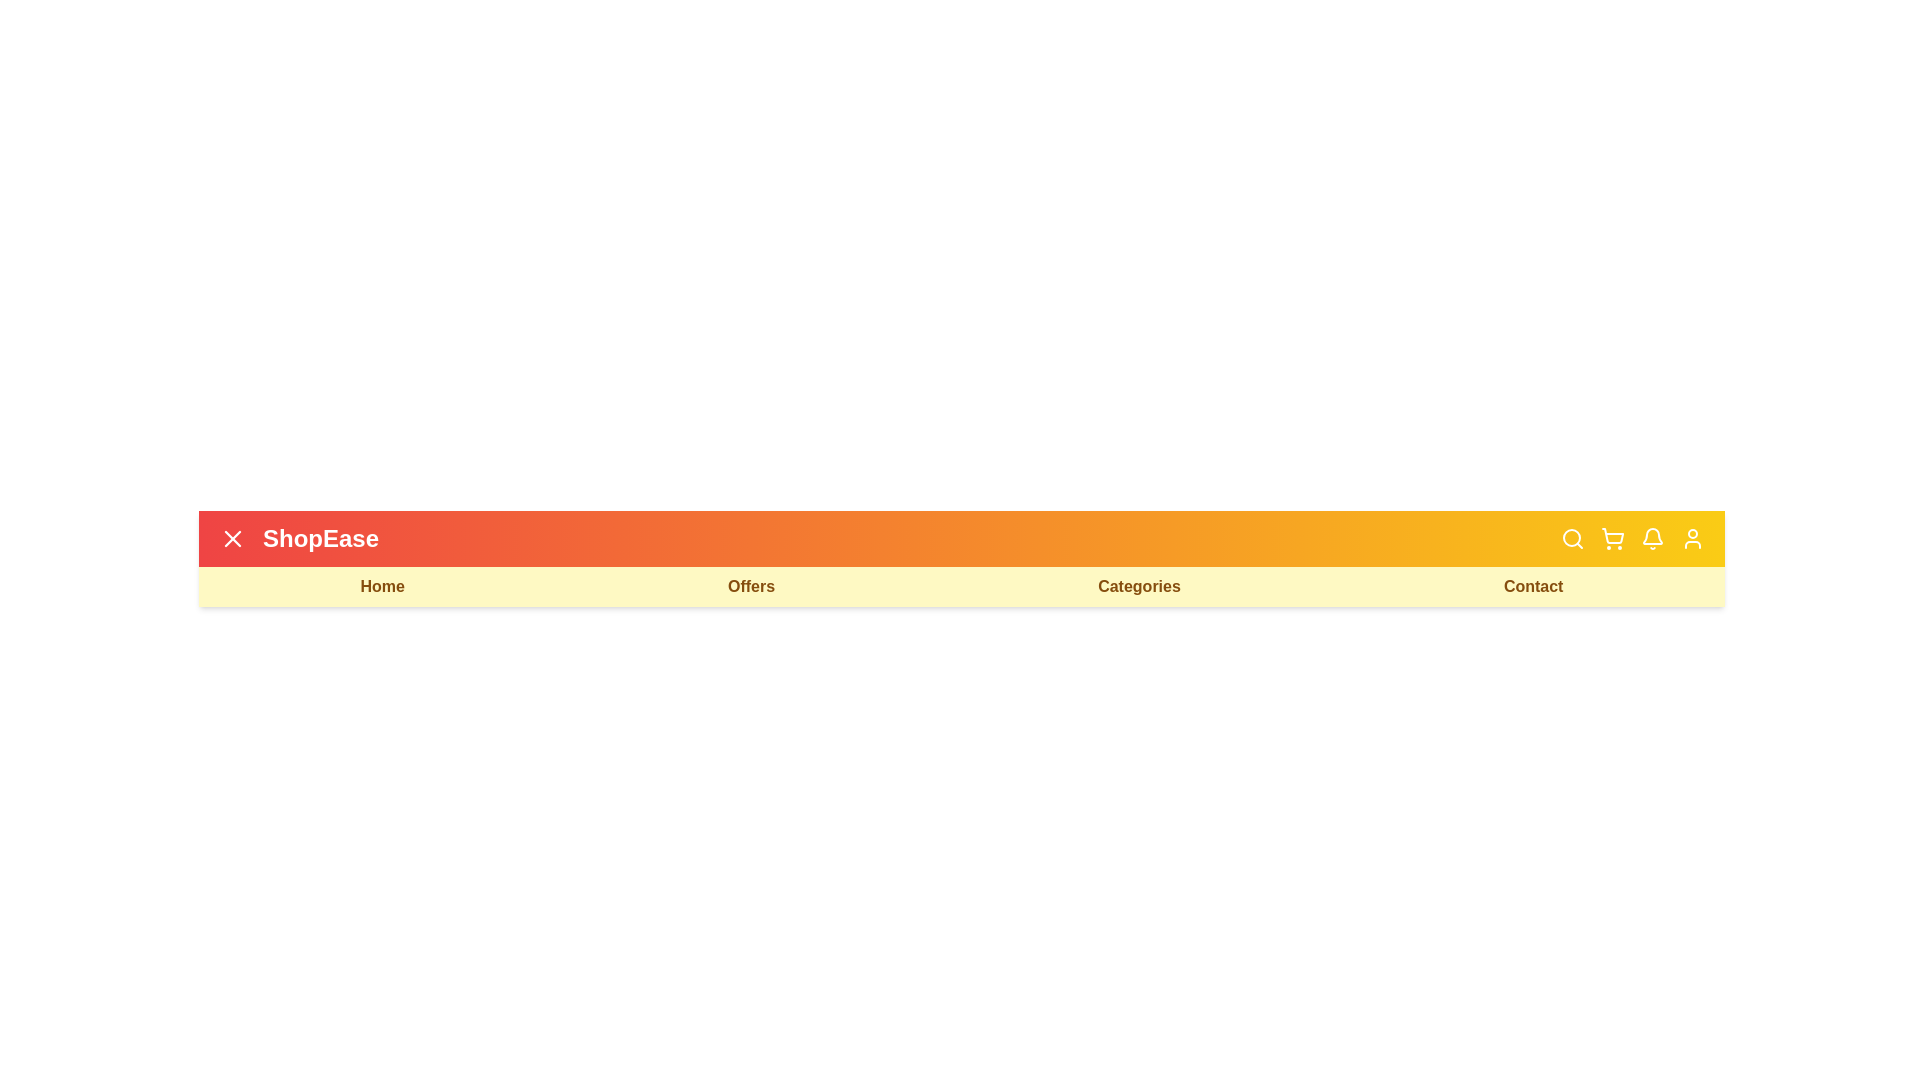 The width and height of the screenshot is (1920, 1080). Describe the element at coordinates (382, 585) in the screenshot. I see `the 'Home' navigation link to navigate to the homepage` at that location.